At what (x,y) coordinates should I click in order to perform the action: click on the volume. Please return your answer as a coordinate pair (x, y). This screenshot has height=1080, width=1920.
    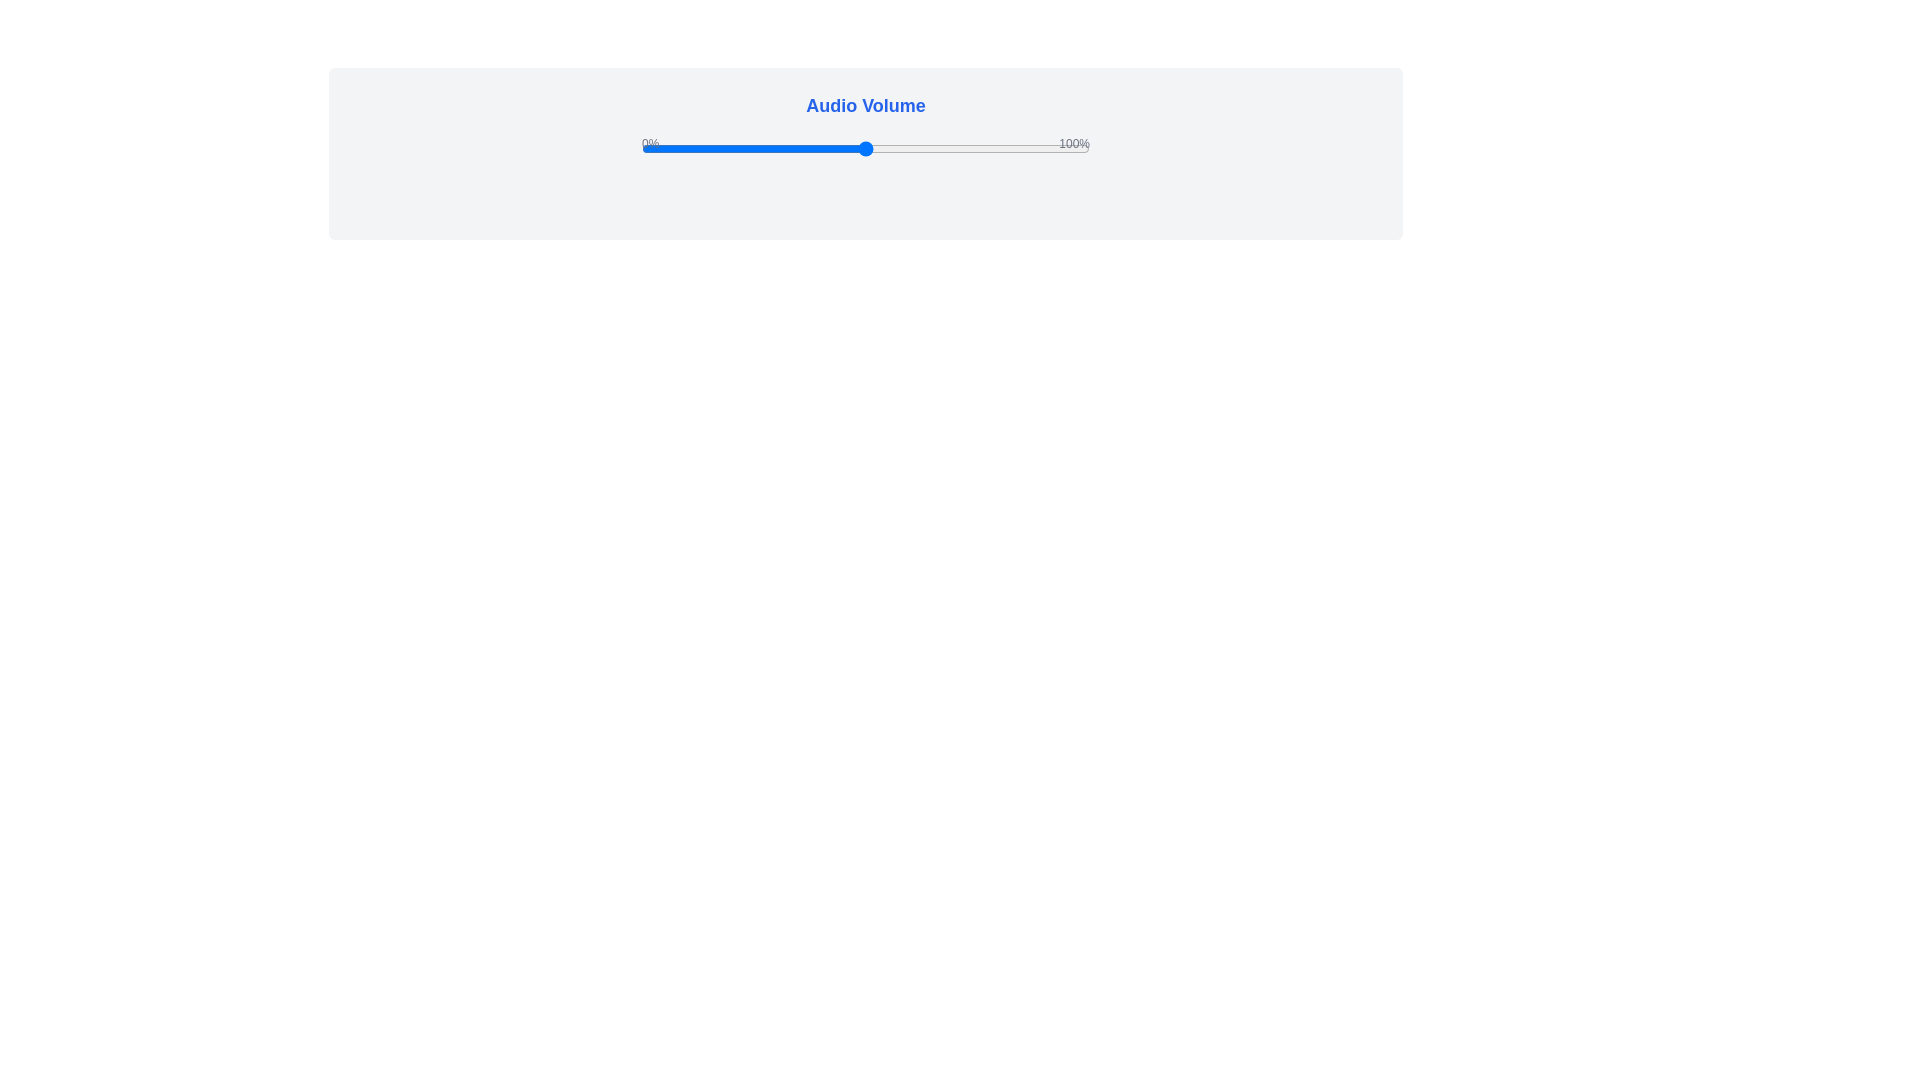
    Looking at the image, I should click on (927, 148).